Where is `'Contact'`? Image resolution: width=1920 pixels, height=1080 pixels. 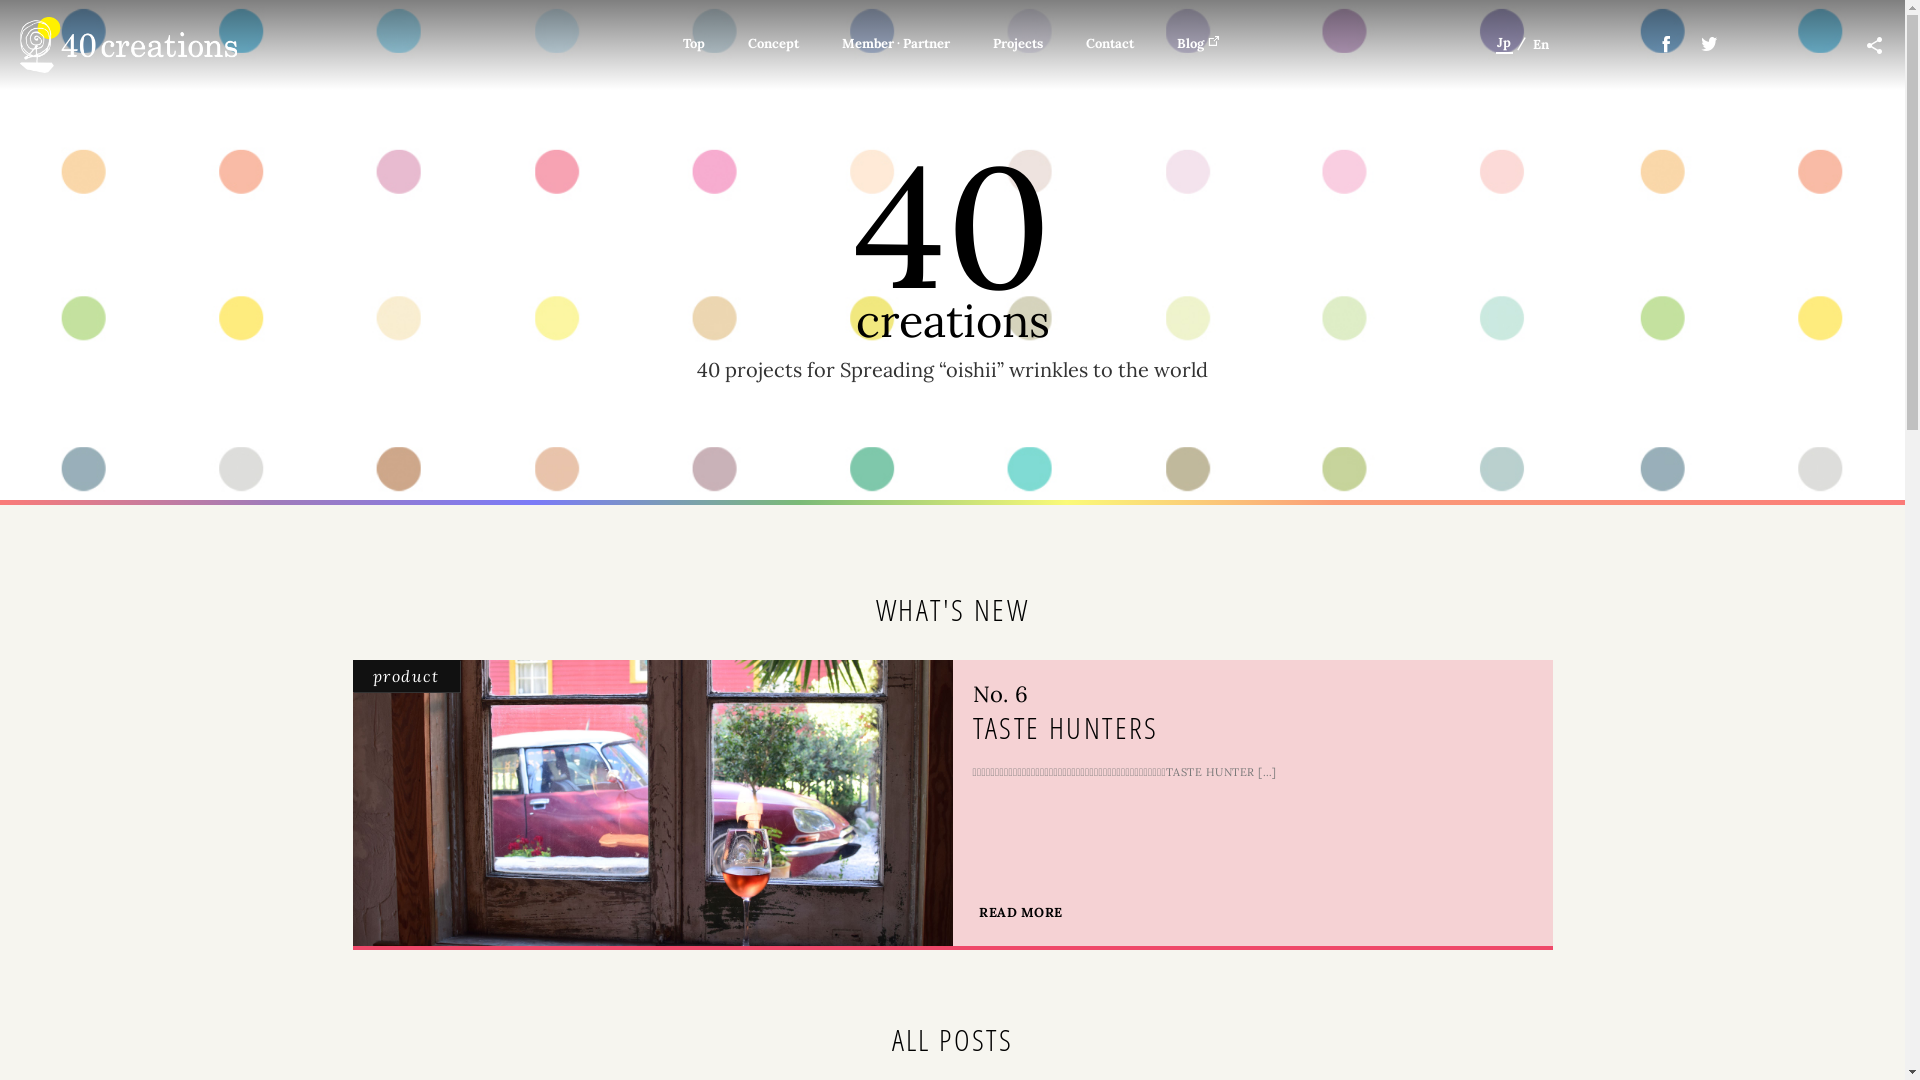
'Contact' is located at coordinates (1108, 43).